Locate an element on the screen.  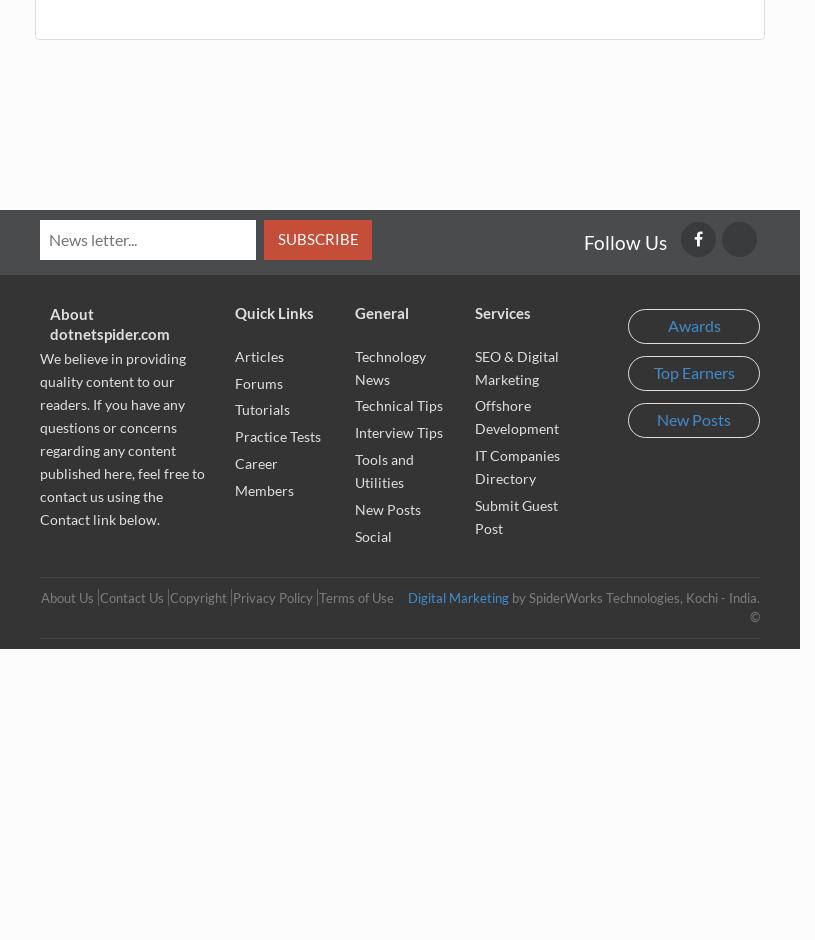
'Terms of Use' is located at coordinates (355, 597).